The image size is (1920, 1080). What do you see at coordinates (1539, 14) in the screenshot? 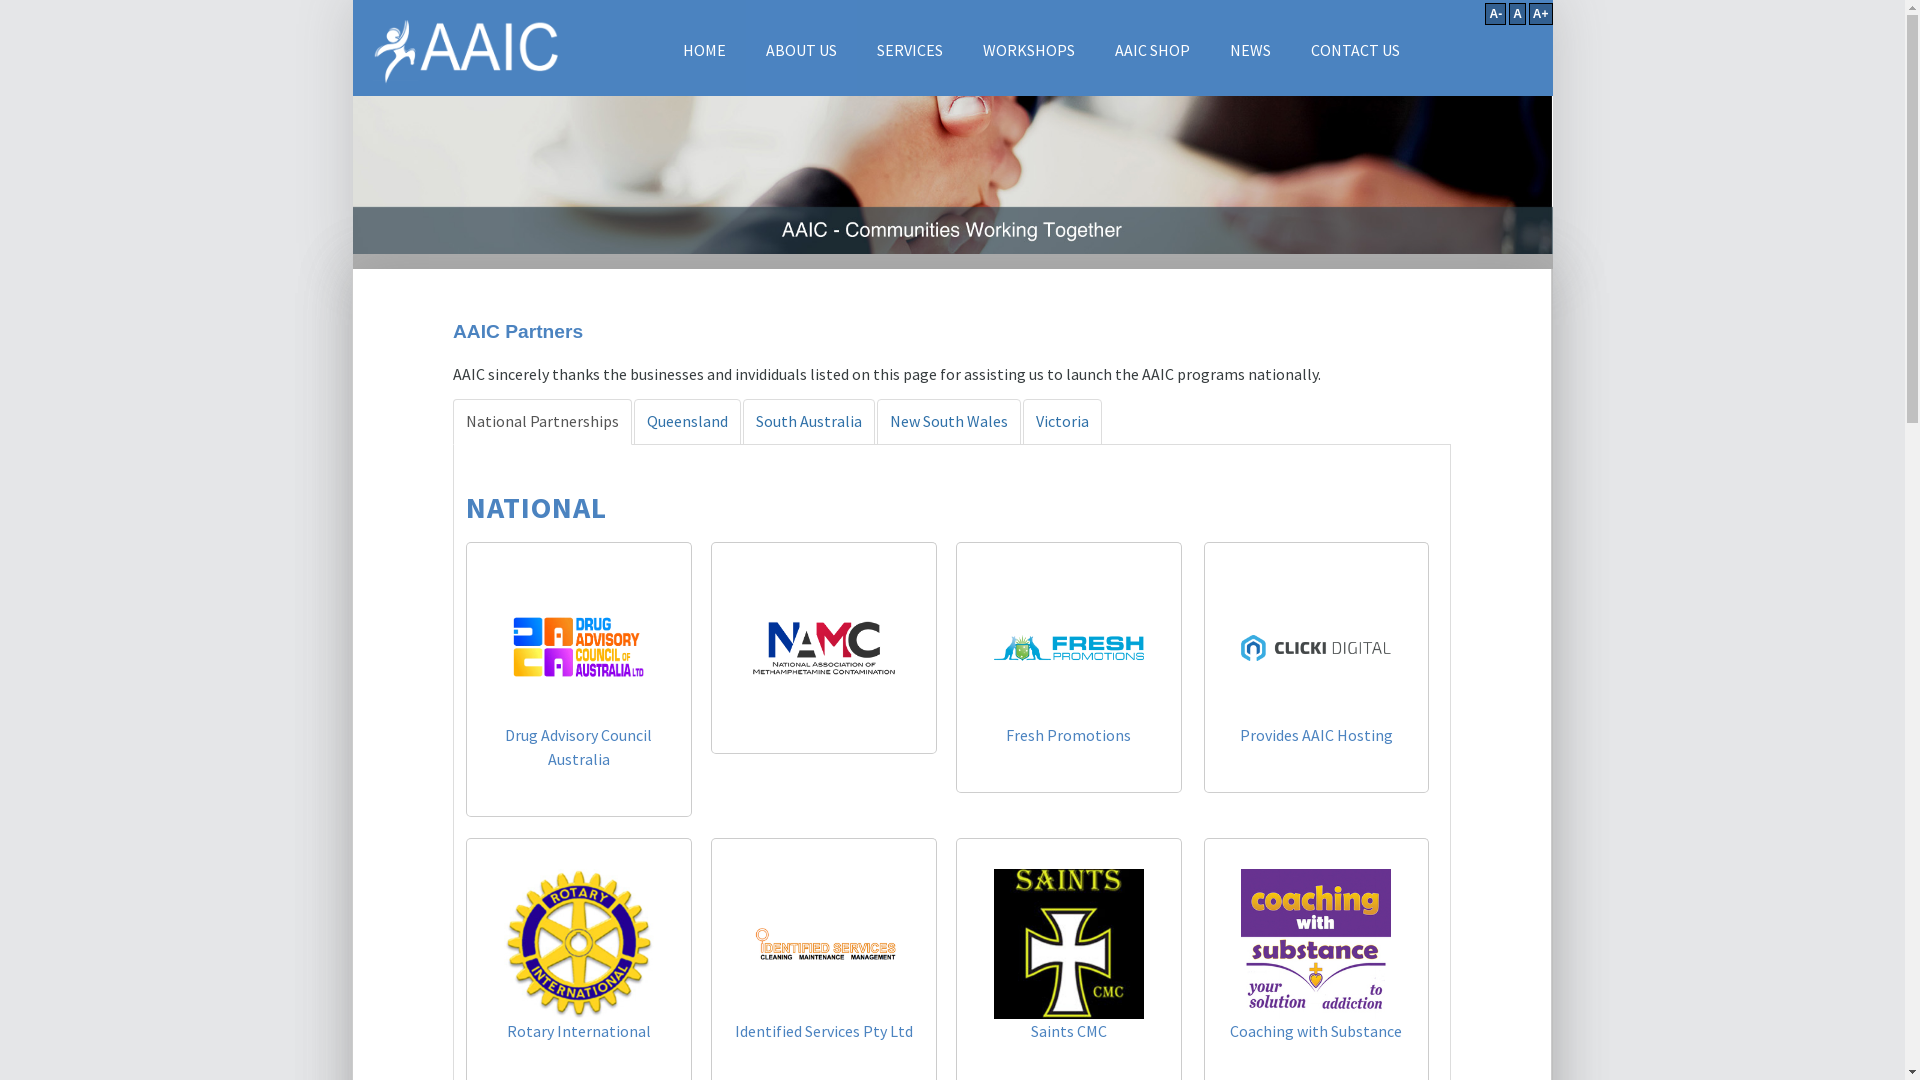
I see `'A+'` at bounding box center [1539, 14].